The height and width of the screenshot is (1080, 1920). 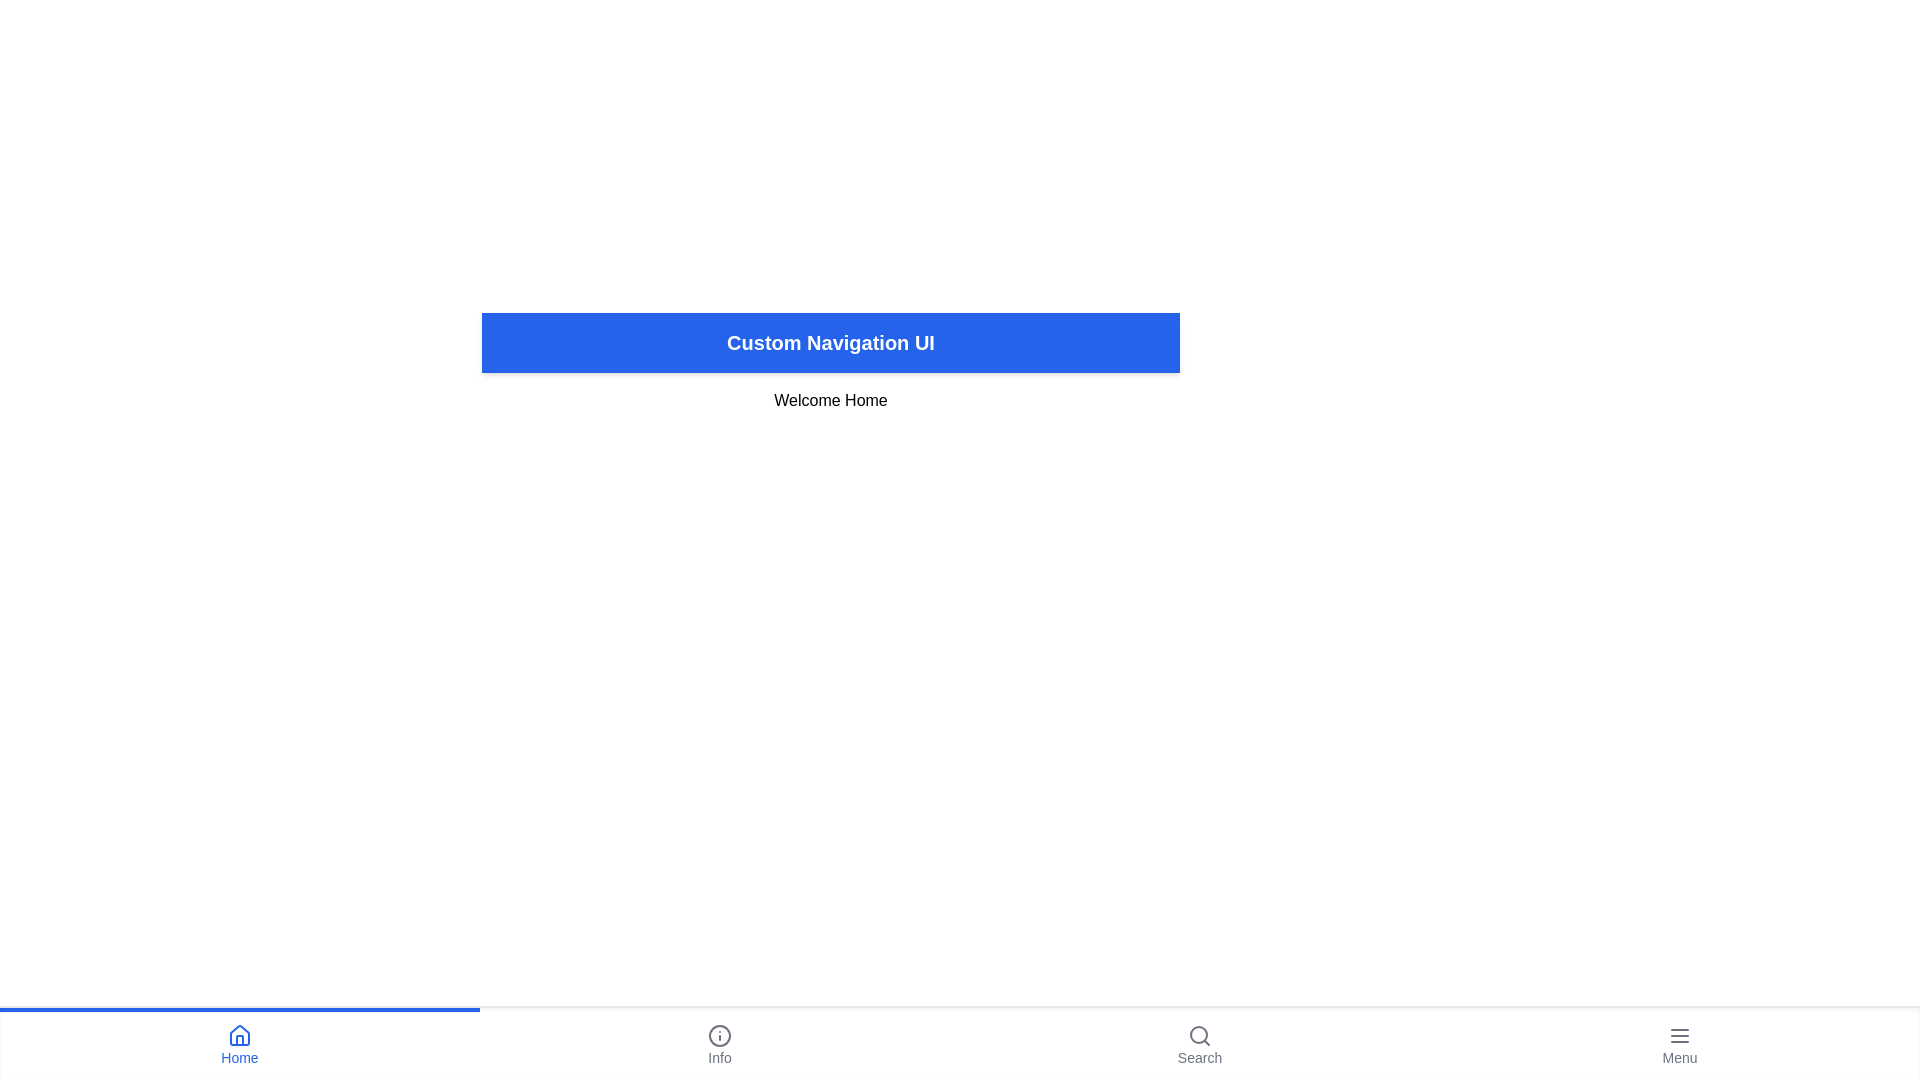 I want to click on the Icon component representing the lens of the magnifying glass in the search icon located at the bottom navigation bar, so click(x=1199, y=1034).